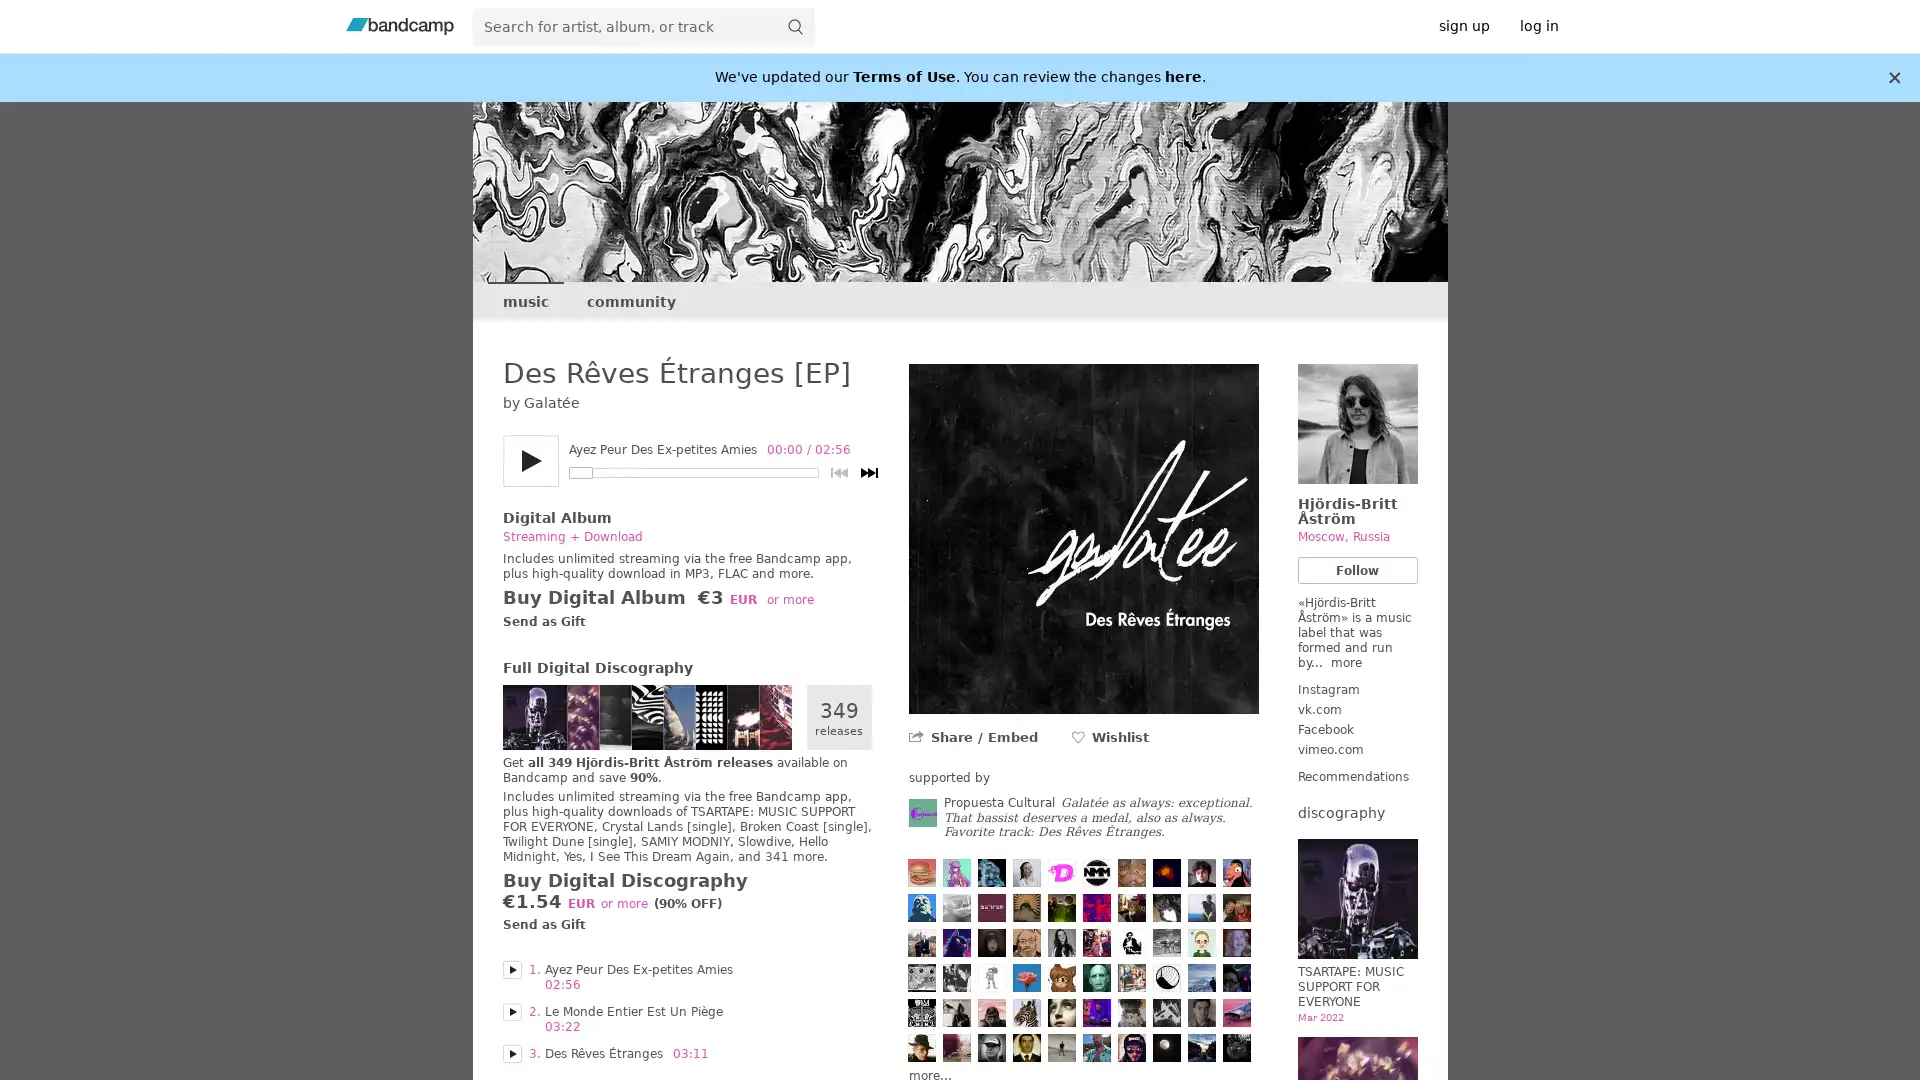 The width and height of the screenshot is (1920, 1080). Describe the element at coordinates (511, 1052) in the screenshot. I see `Play Des Reves Etranges` at that location.